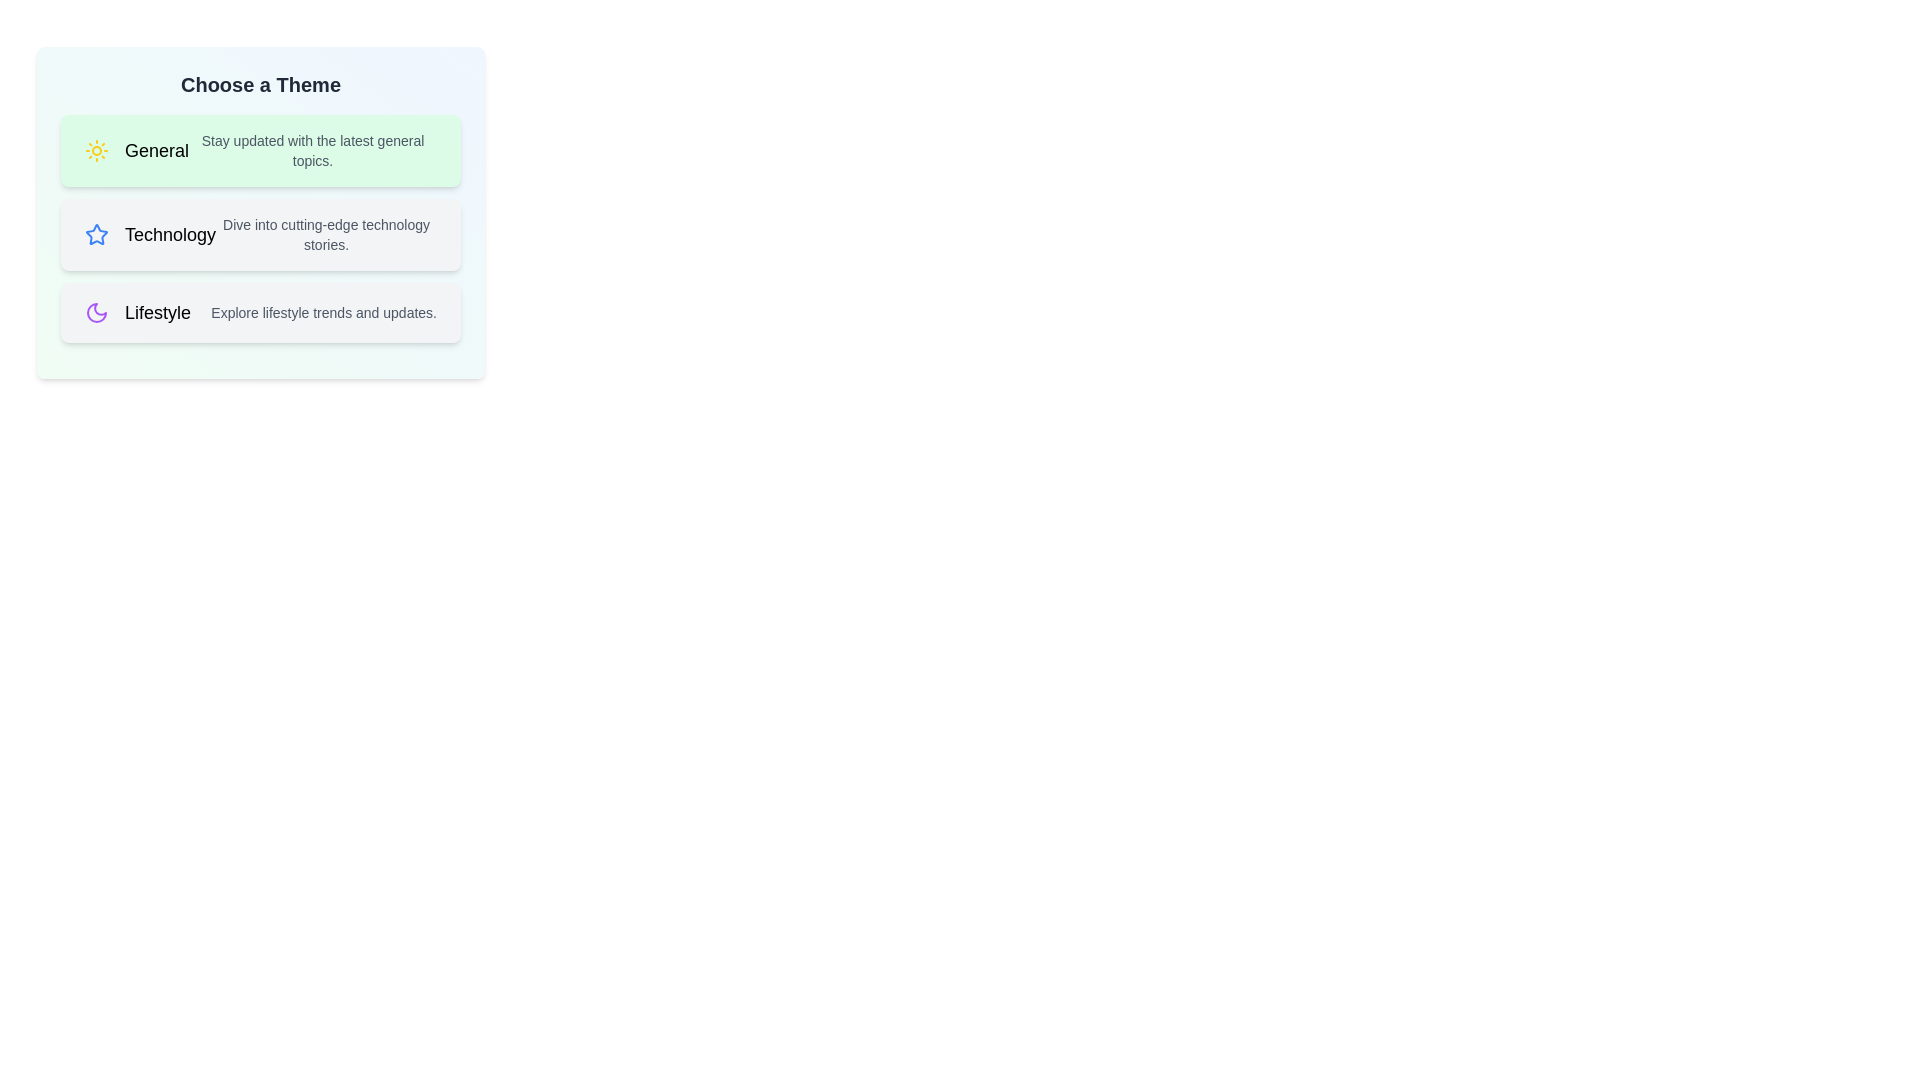  What do you see at coordinates (259, 234) in the screenshot?
I see `the theme Technology from the list` at bounding box center [259, 234].